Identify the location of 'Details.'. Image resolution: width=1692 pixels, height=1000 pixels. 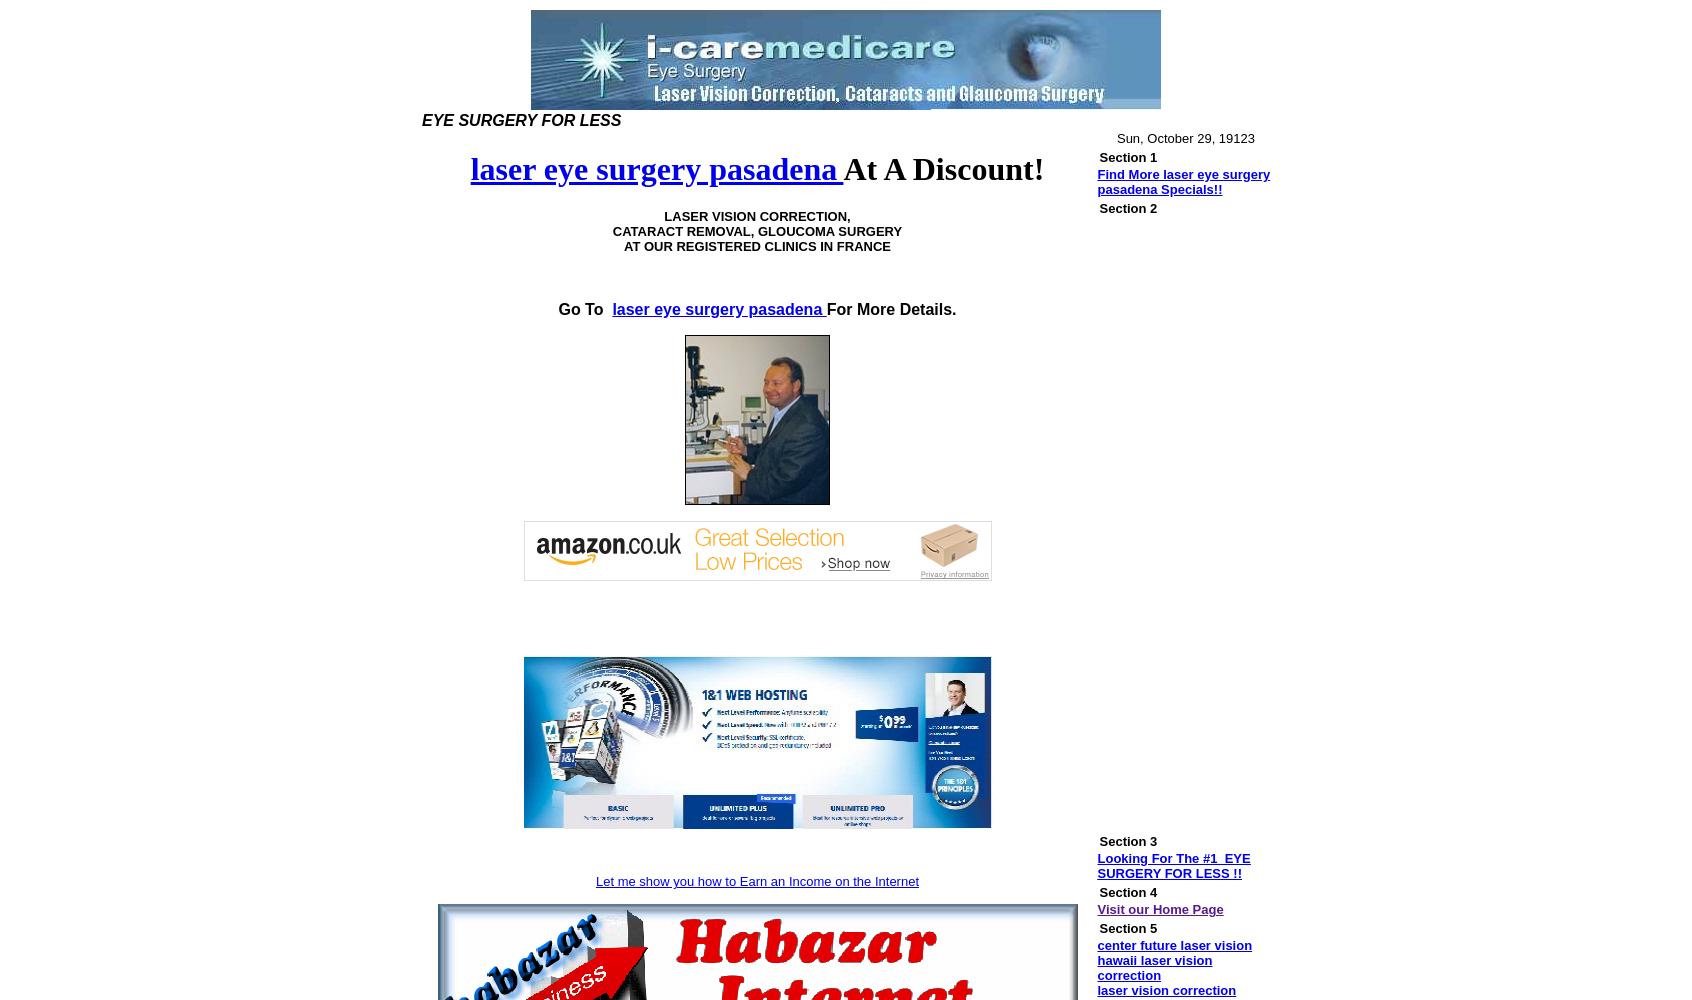
(927, 309).